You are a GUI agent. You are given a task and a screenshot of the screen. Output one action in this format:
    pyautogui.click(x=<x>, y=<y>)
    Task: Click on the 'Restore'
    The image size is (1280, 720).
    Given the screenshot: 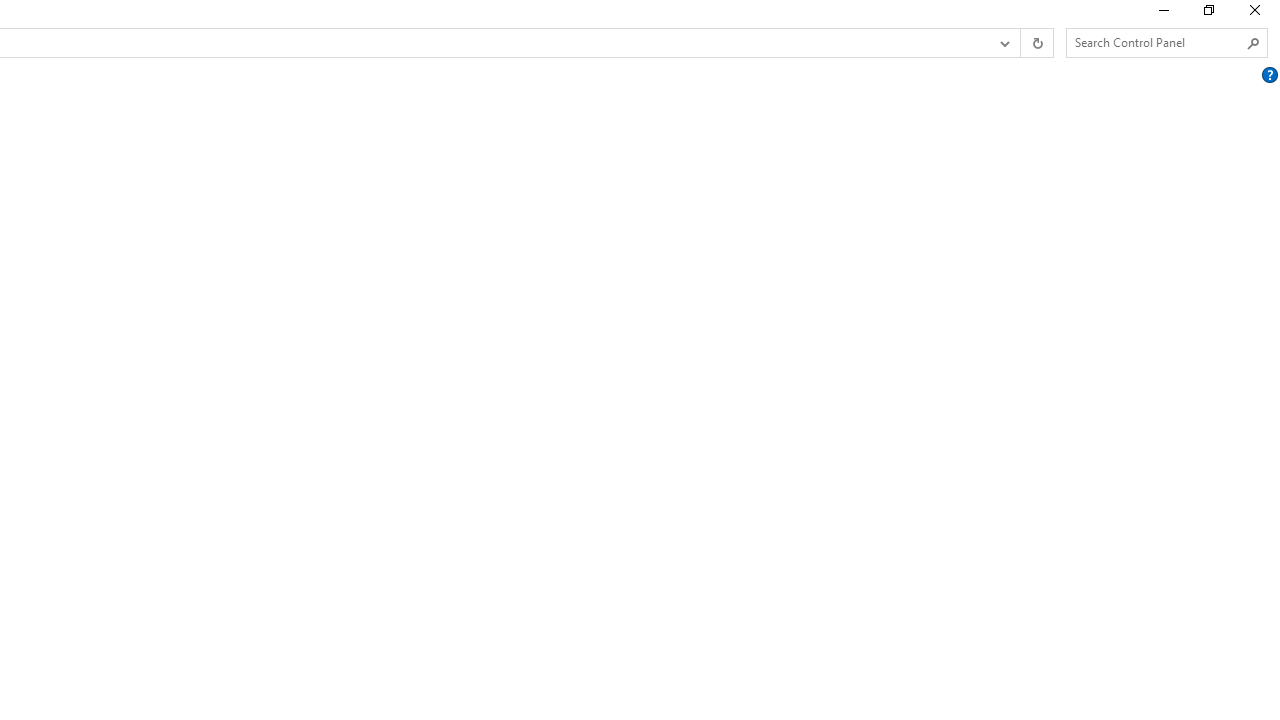 What is the action you would take?
    pyautogui.click(x=1207, y=15)
    